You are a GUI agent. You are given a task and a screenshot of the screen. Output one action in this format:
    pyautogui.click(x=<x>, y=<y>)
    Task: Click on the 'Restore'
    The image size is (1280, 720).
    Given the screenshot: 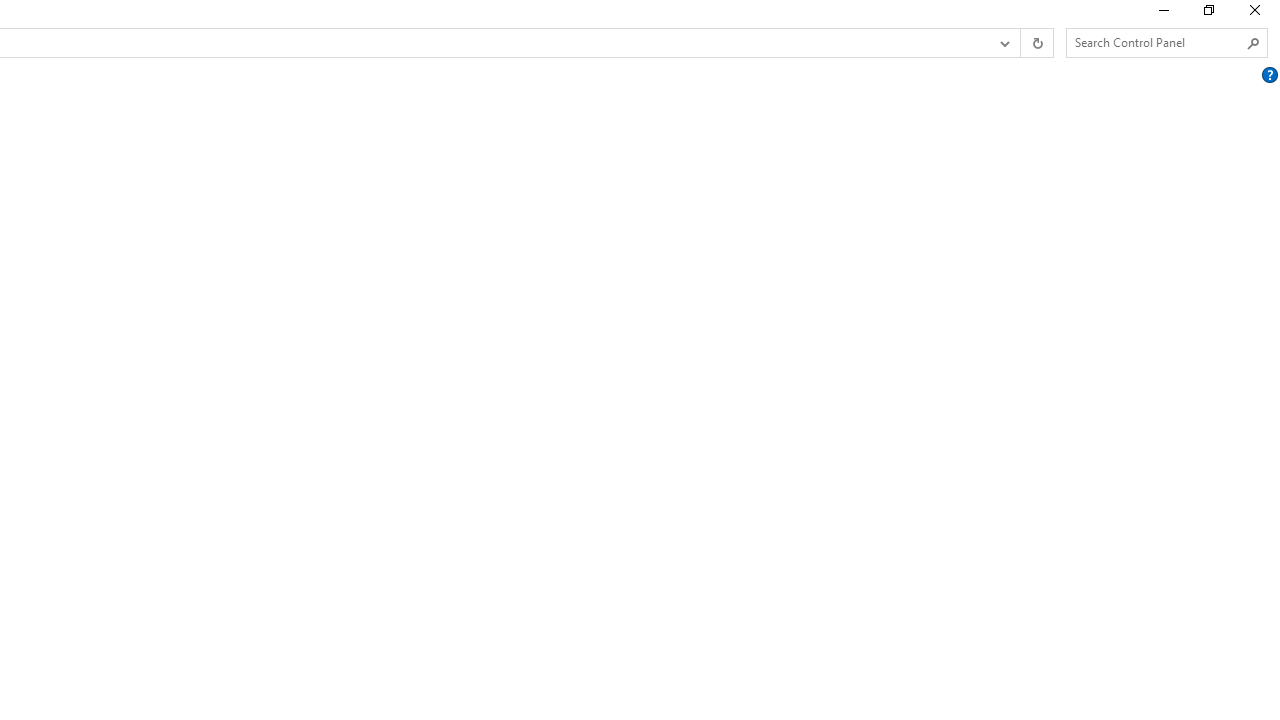 What is the action you would take?
    pyautogui.click(x=1207, y=15)
    